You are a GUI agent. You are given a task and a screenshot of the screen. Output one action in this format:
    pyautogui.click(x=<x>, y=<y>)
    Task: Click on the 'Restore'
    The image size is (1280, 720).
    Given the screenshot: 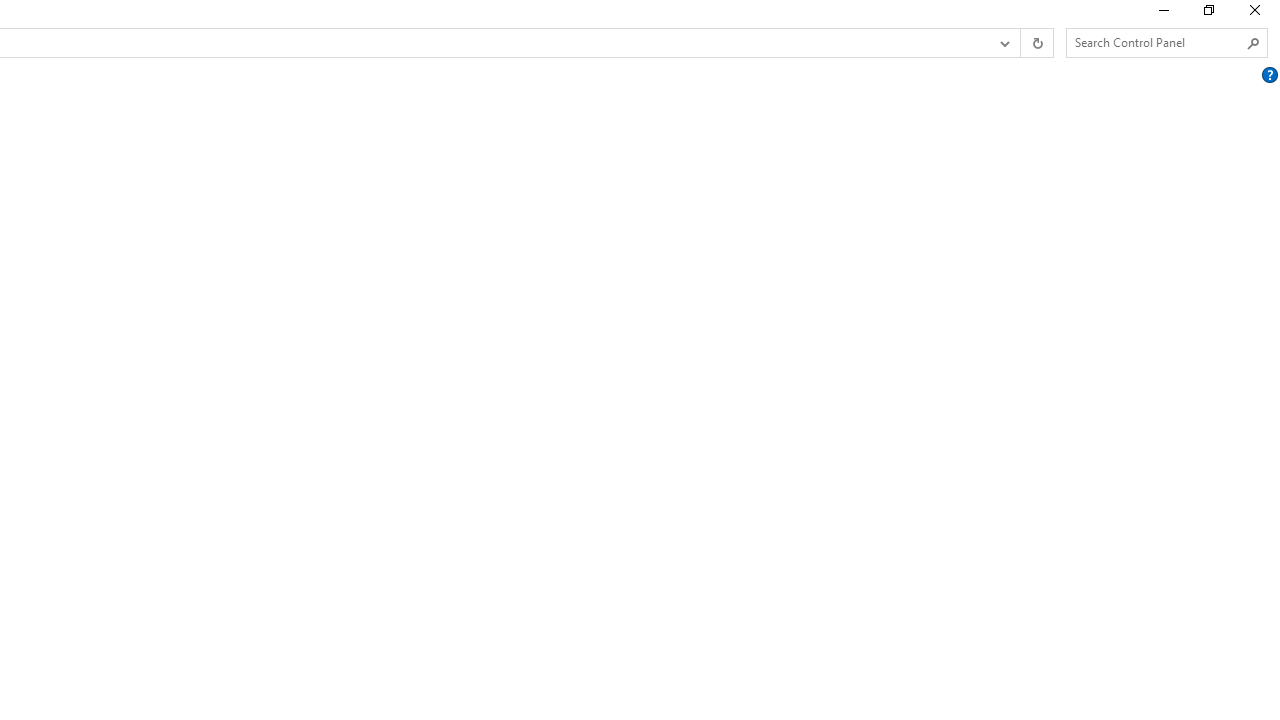 What is the action you would take?
    pyautogui.click(x=1207, y=15)
    